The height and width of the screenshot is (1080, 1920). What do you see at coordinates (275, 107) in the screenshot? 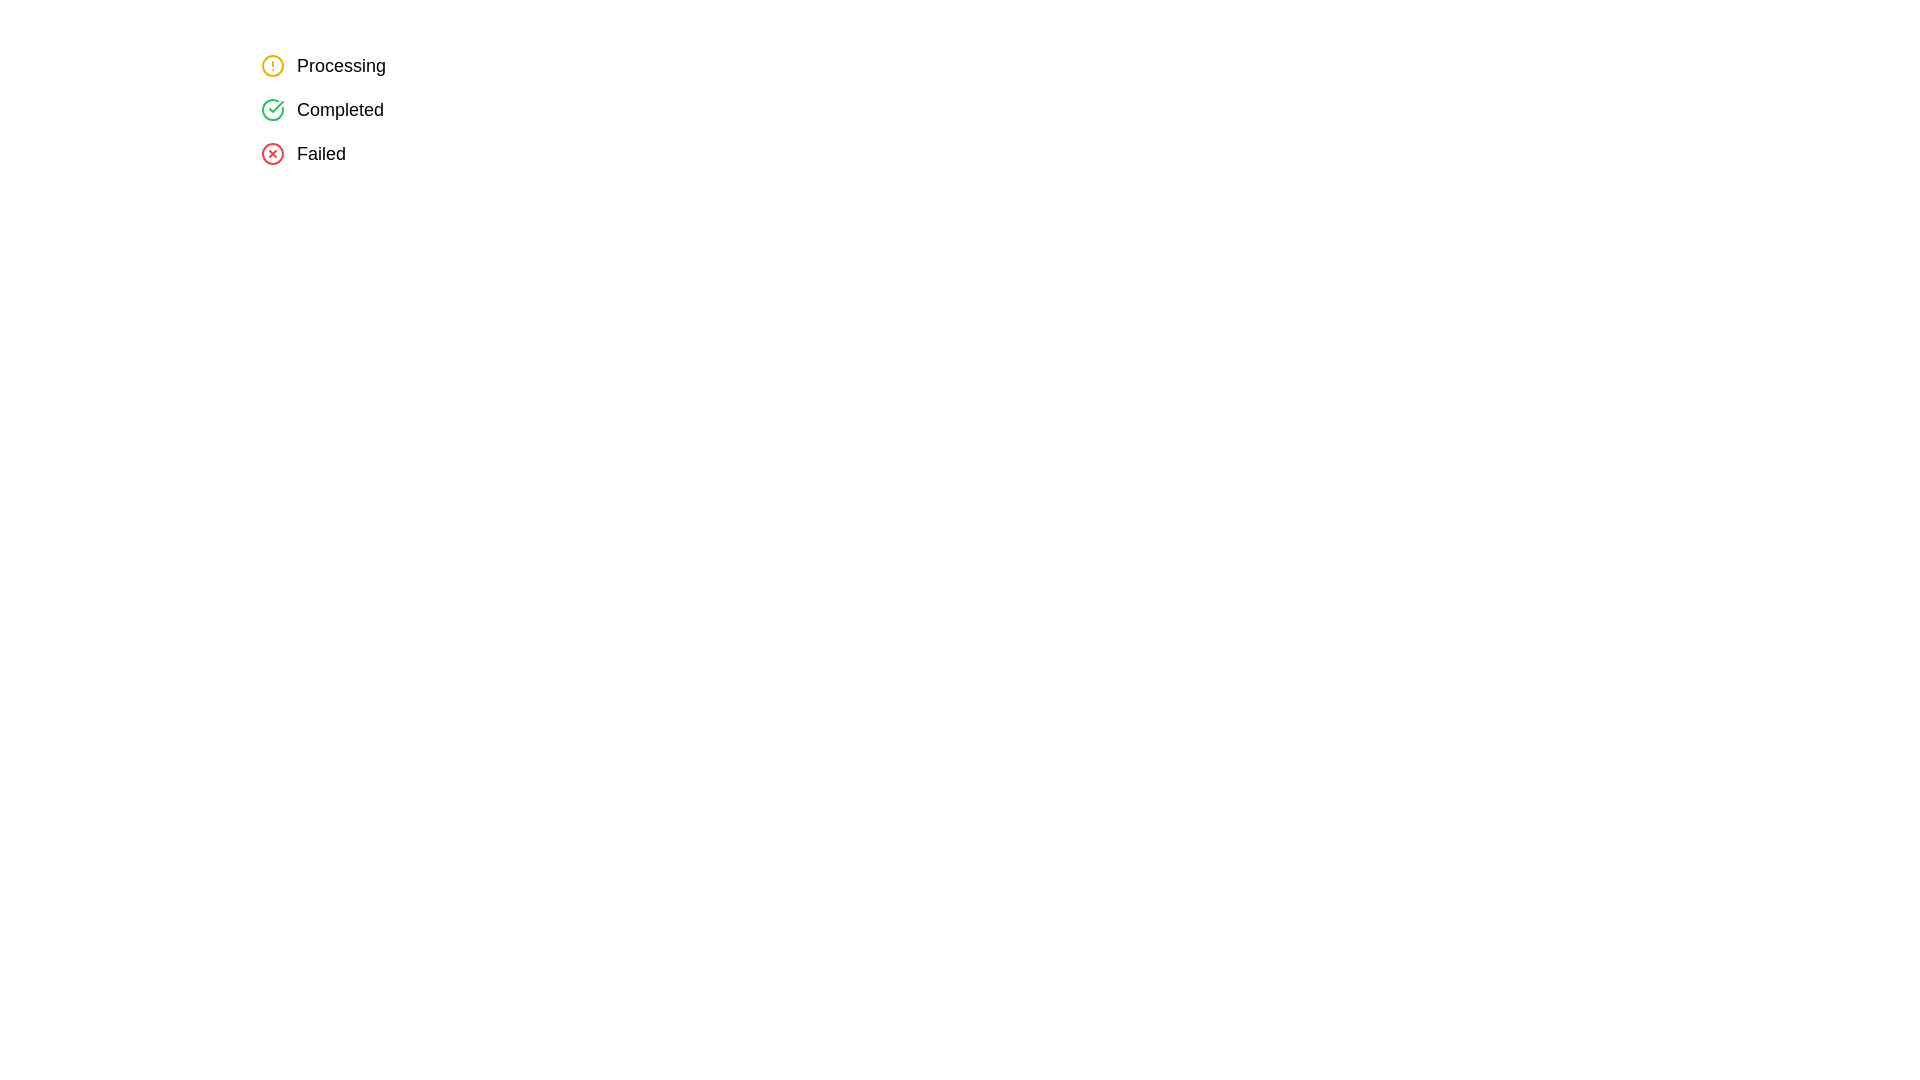
I see `the checkmark icon, which is styled with a green border and indicates completion, located beside the 'Completed' list in the interface` at bounding box center [275, 107].